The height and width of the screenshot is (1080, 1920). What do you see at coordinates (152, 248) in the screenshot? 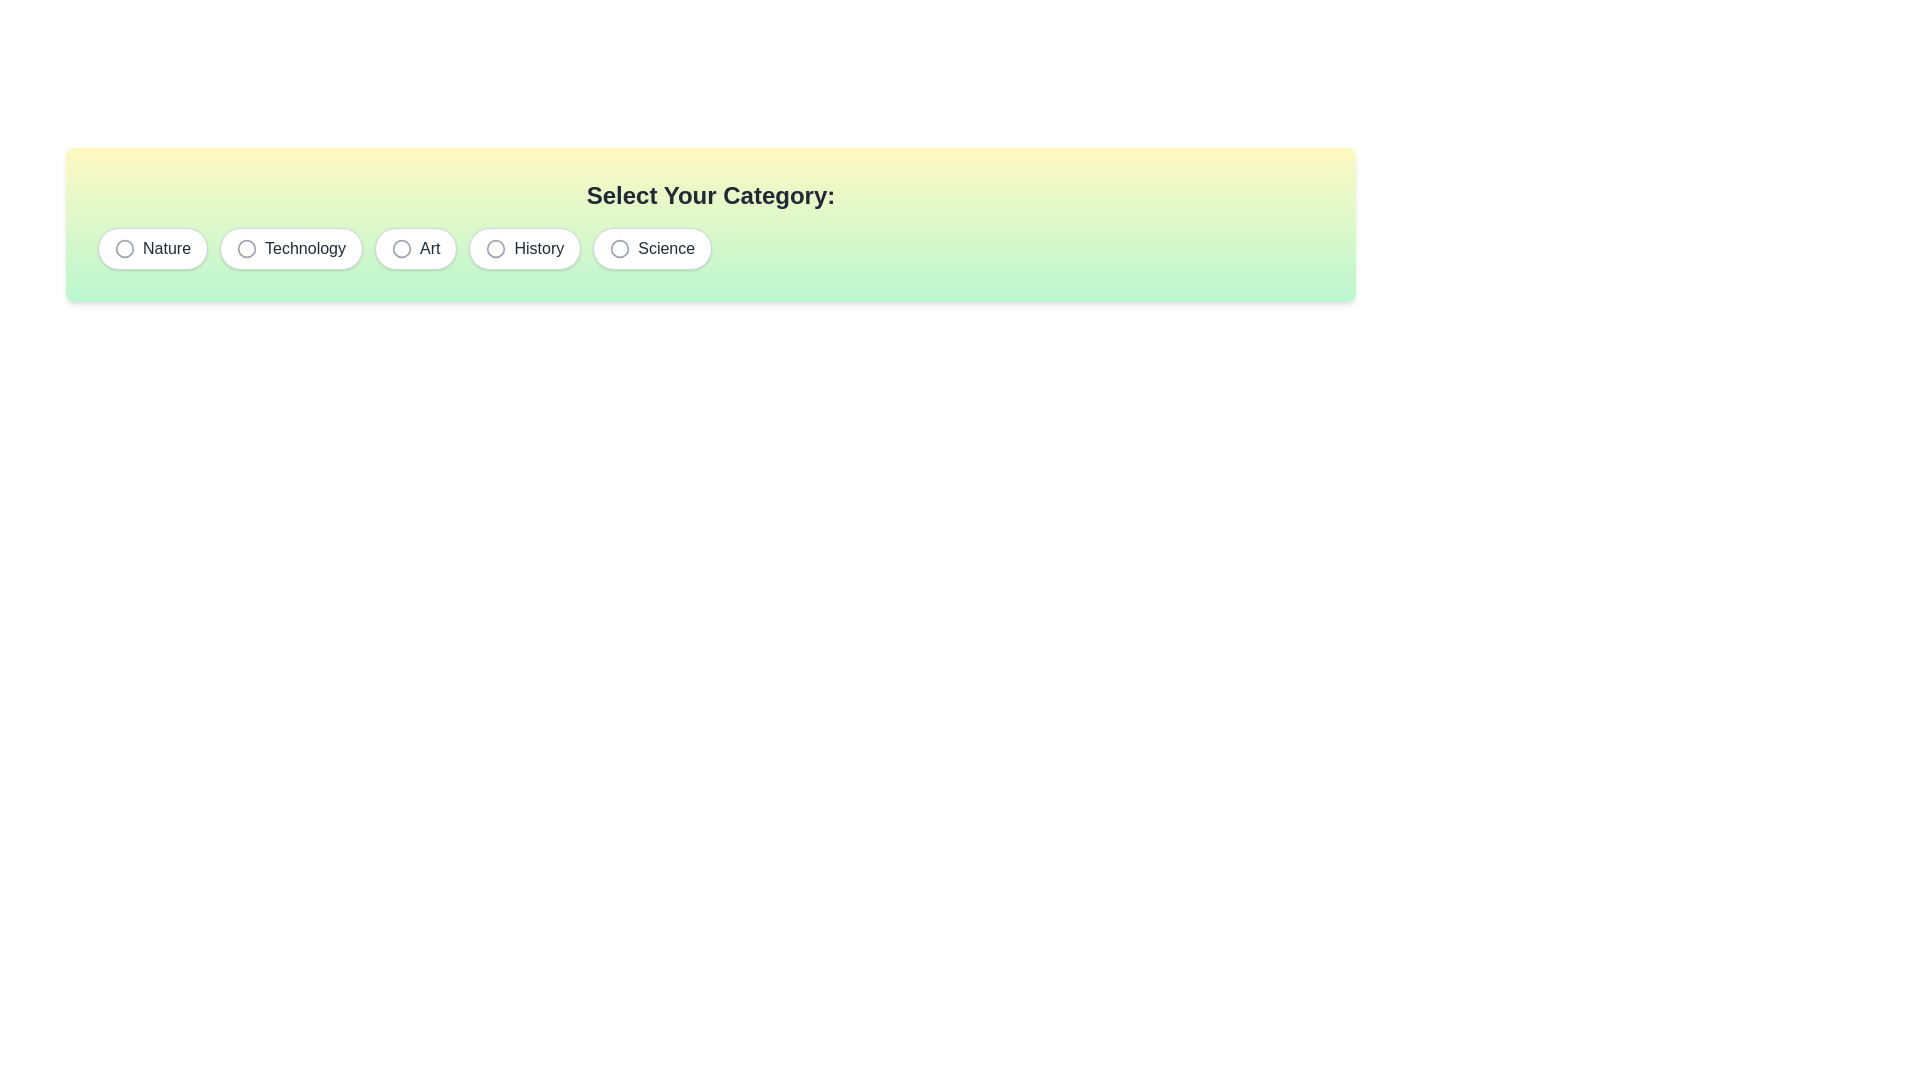
I see `the chip corresponding to the category Nature` at bounding box center [152, 248].